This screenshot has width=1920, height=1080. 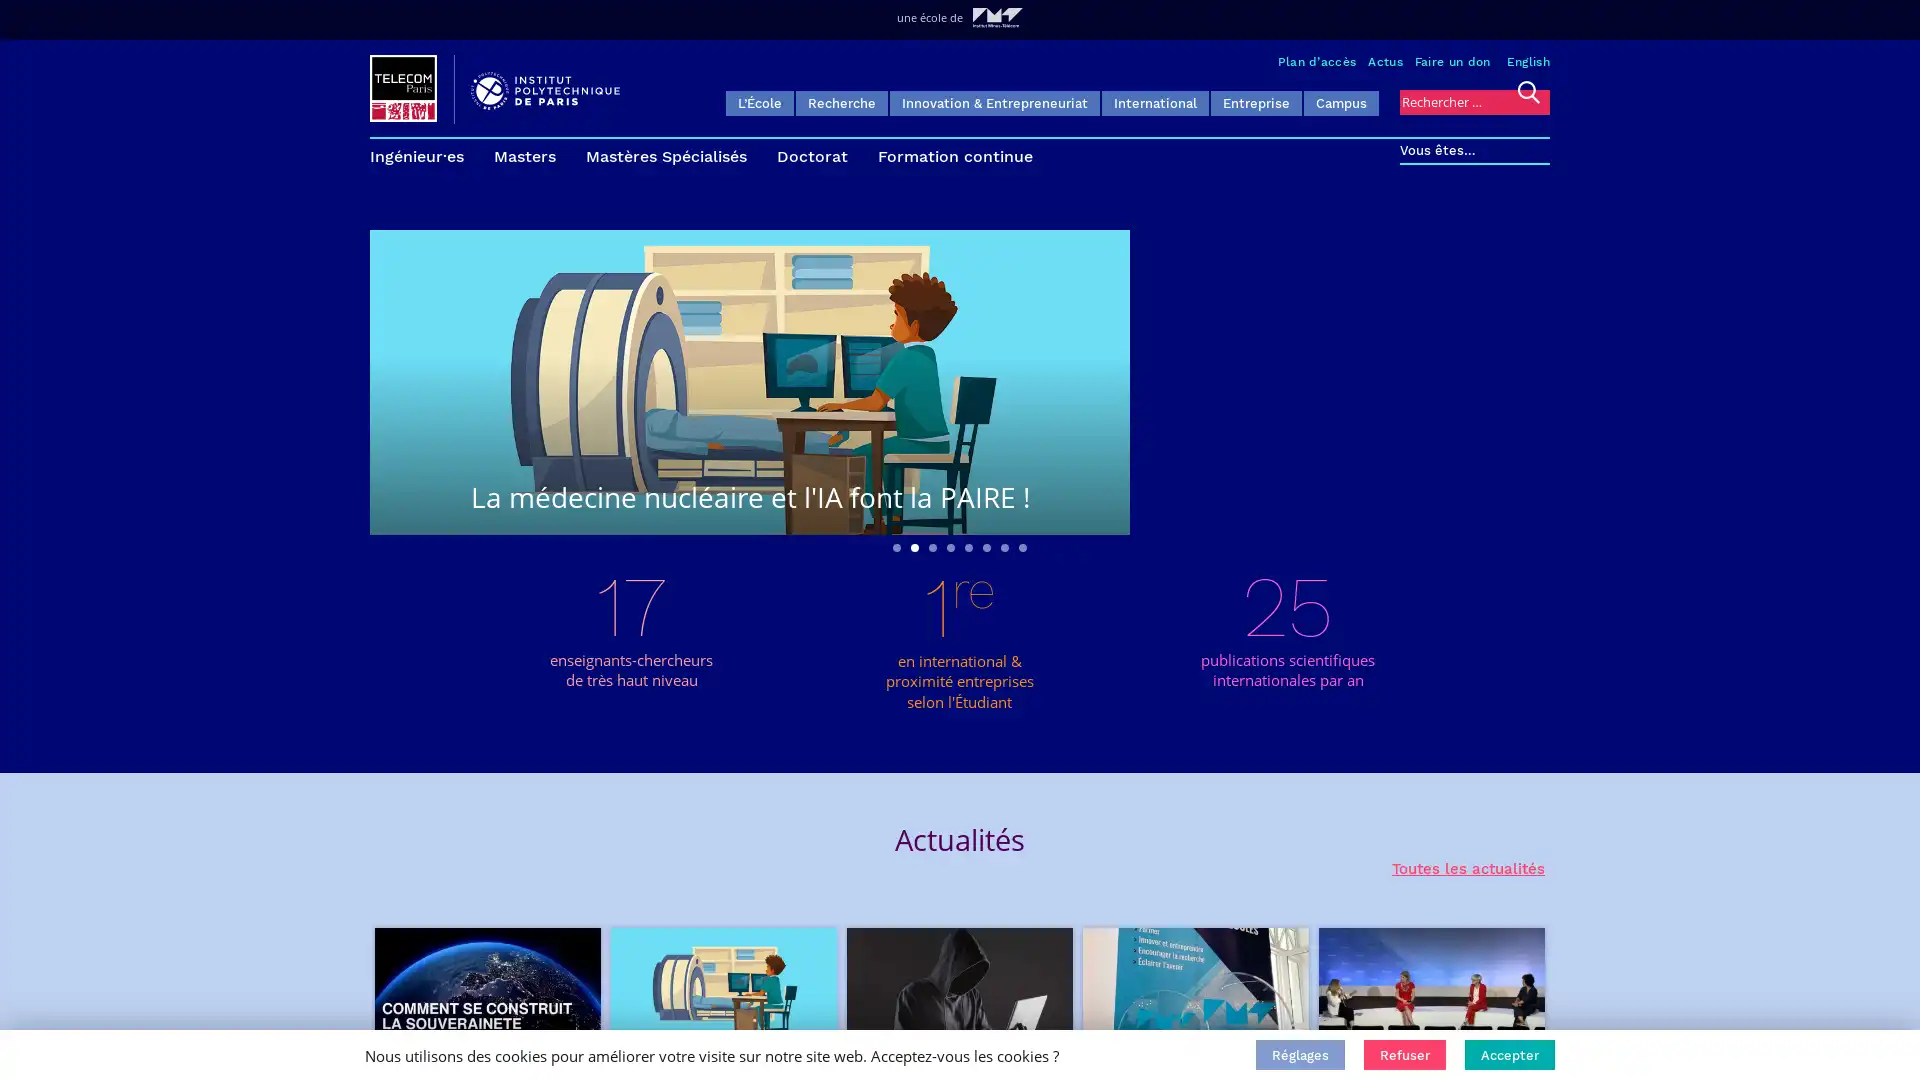 What do you see at coordinates (1404, 1053) in the screenshot?
I see `Refuser` at bounding box center [1404, 1053].